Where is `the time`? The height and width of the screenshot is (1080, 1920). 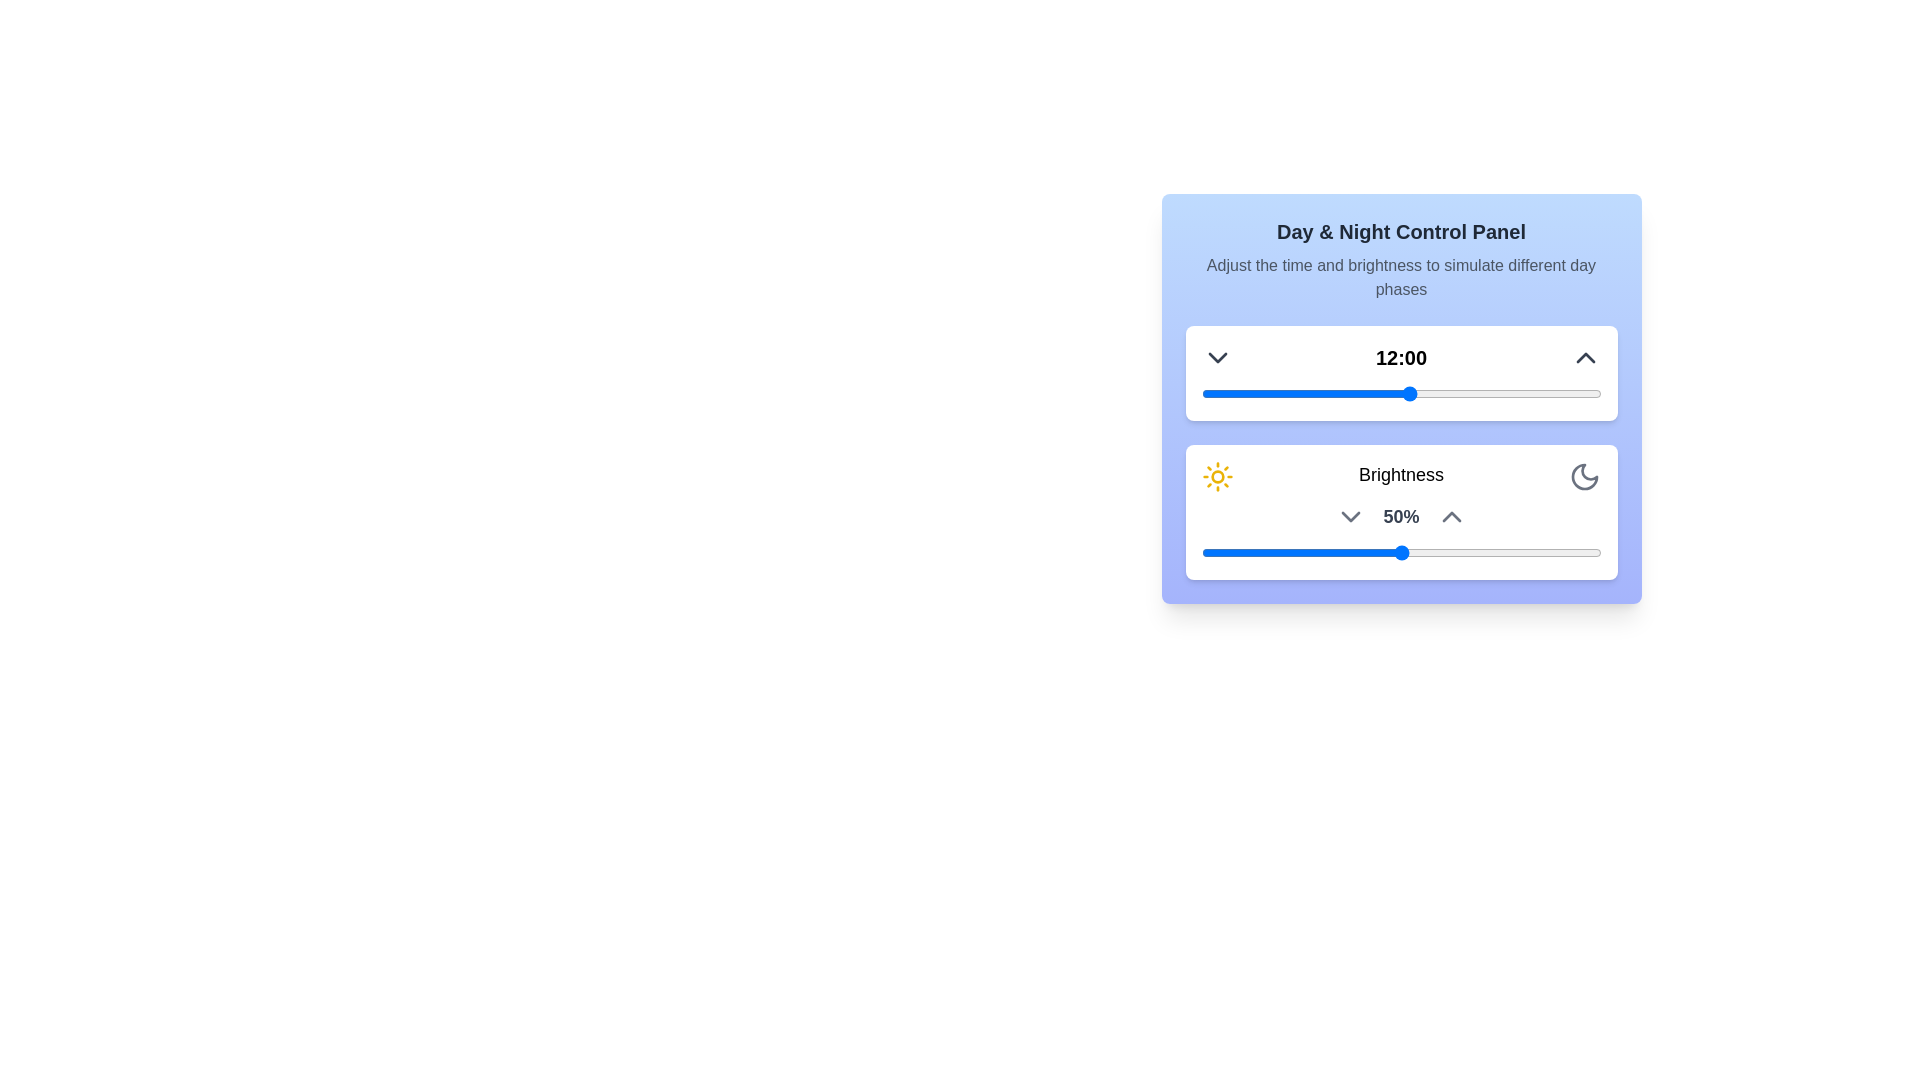 the time is located at coordinates (1462, 393).